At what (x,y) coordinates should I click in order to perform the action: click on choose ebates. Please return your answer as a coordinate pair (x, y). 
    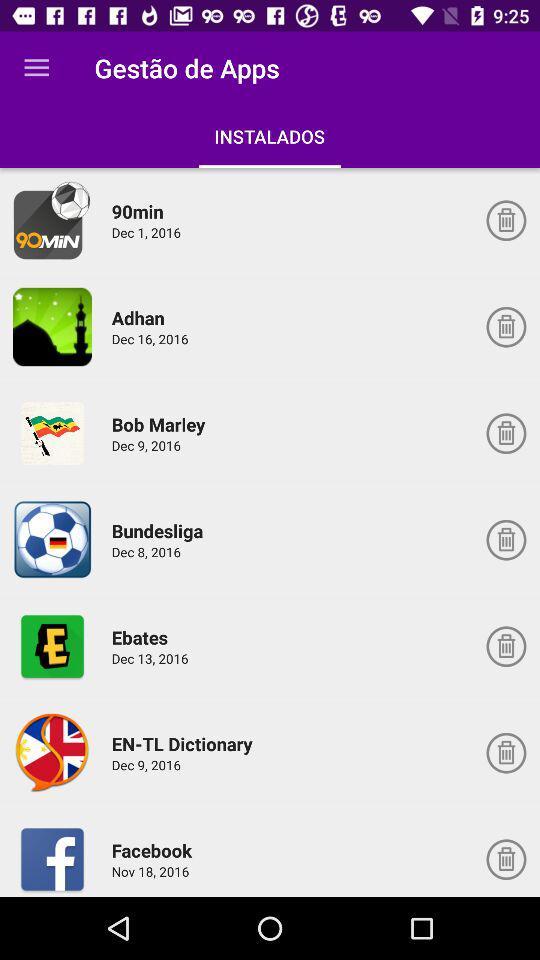
    Looking at the image, I should click on (52, 645).